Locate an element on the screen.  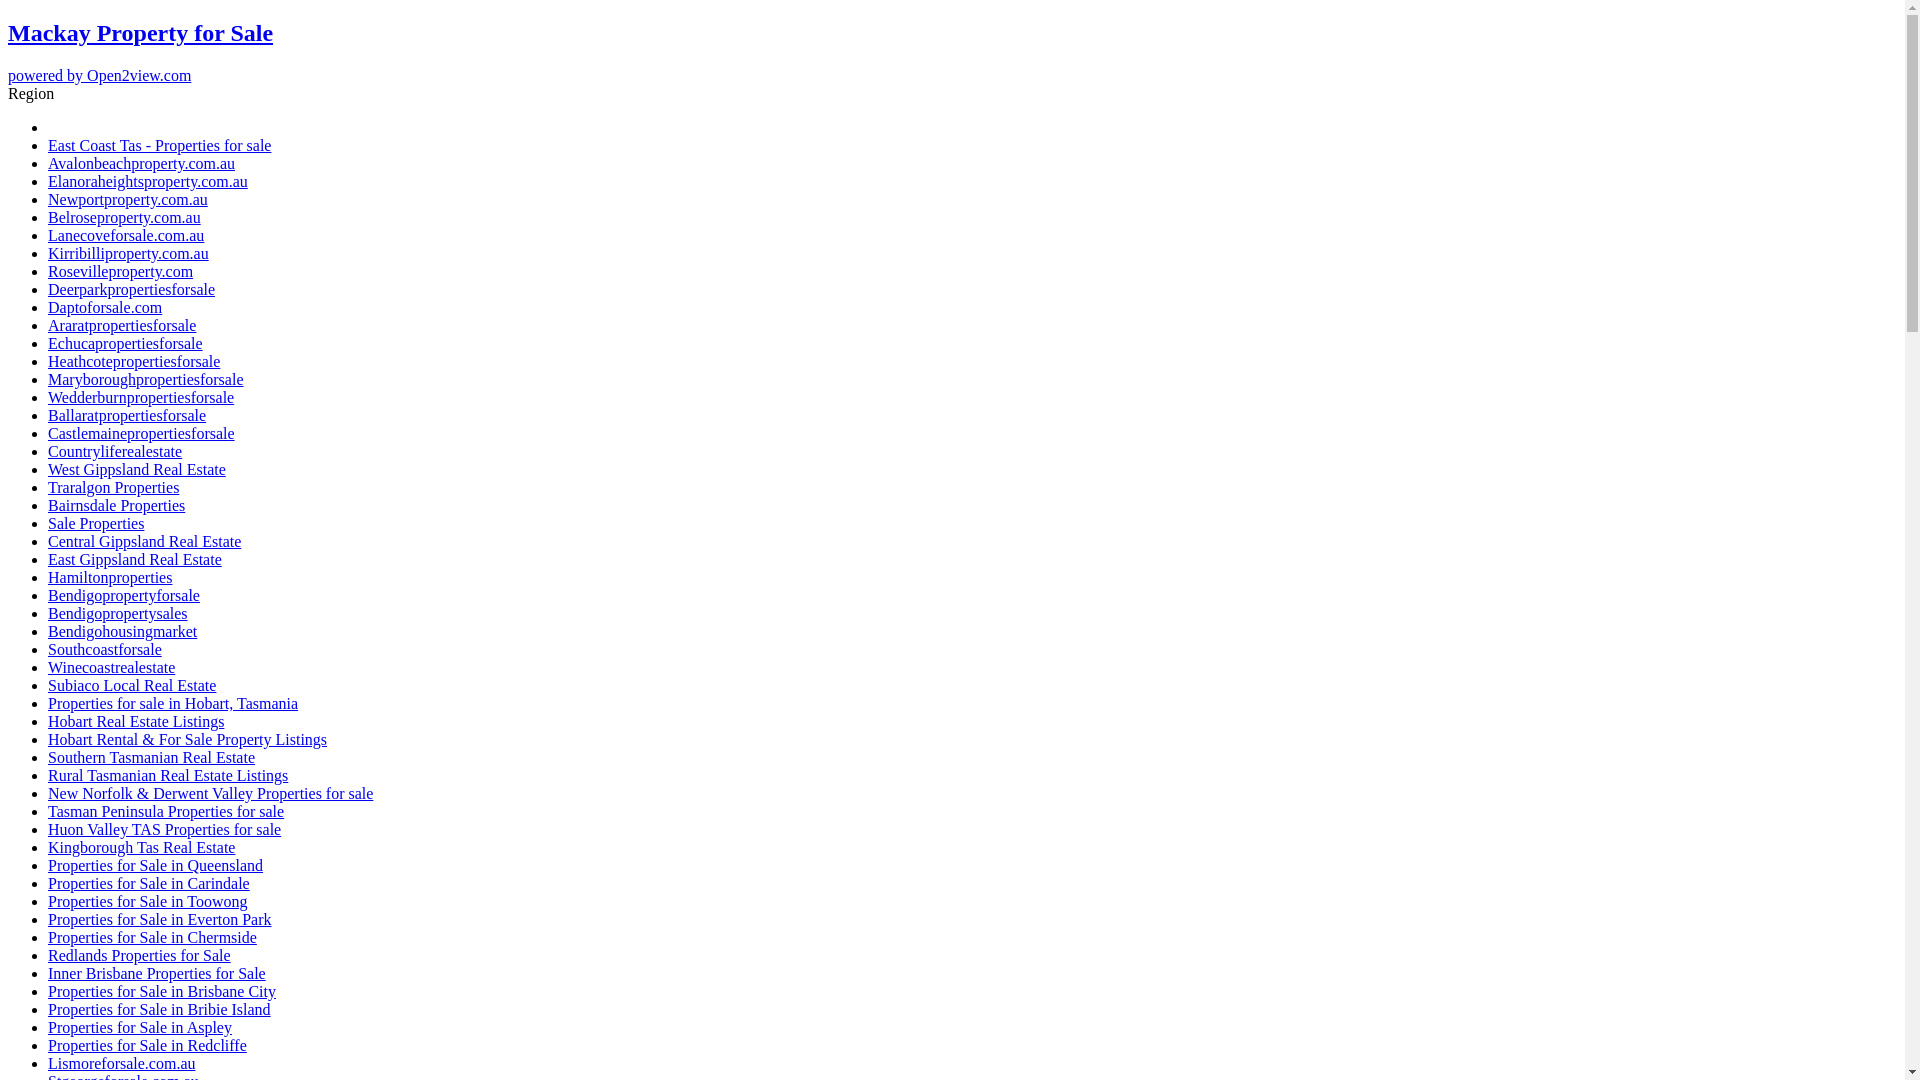
'Deerparkpropertiesforsale' is located at coordinates (130, 289).